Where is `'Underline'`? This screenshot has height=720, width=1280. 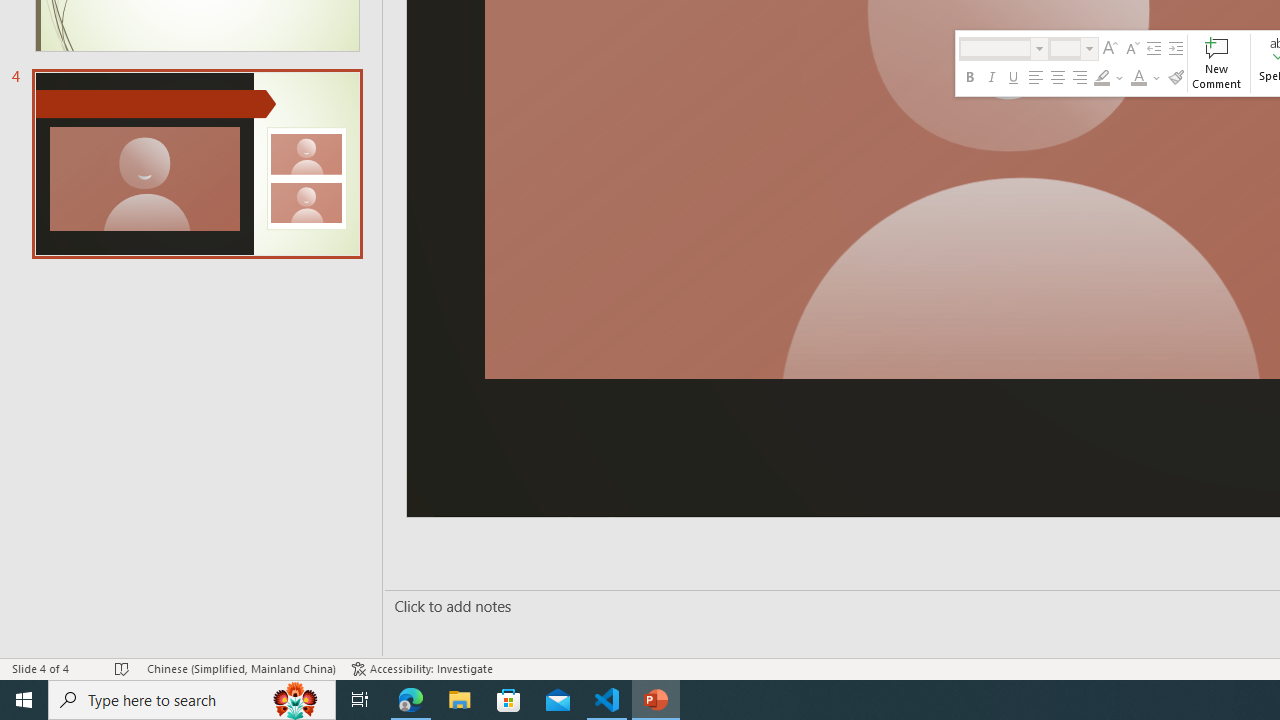 'Underline' is located at coordinates (1014, 77).